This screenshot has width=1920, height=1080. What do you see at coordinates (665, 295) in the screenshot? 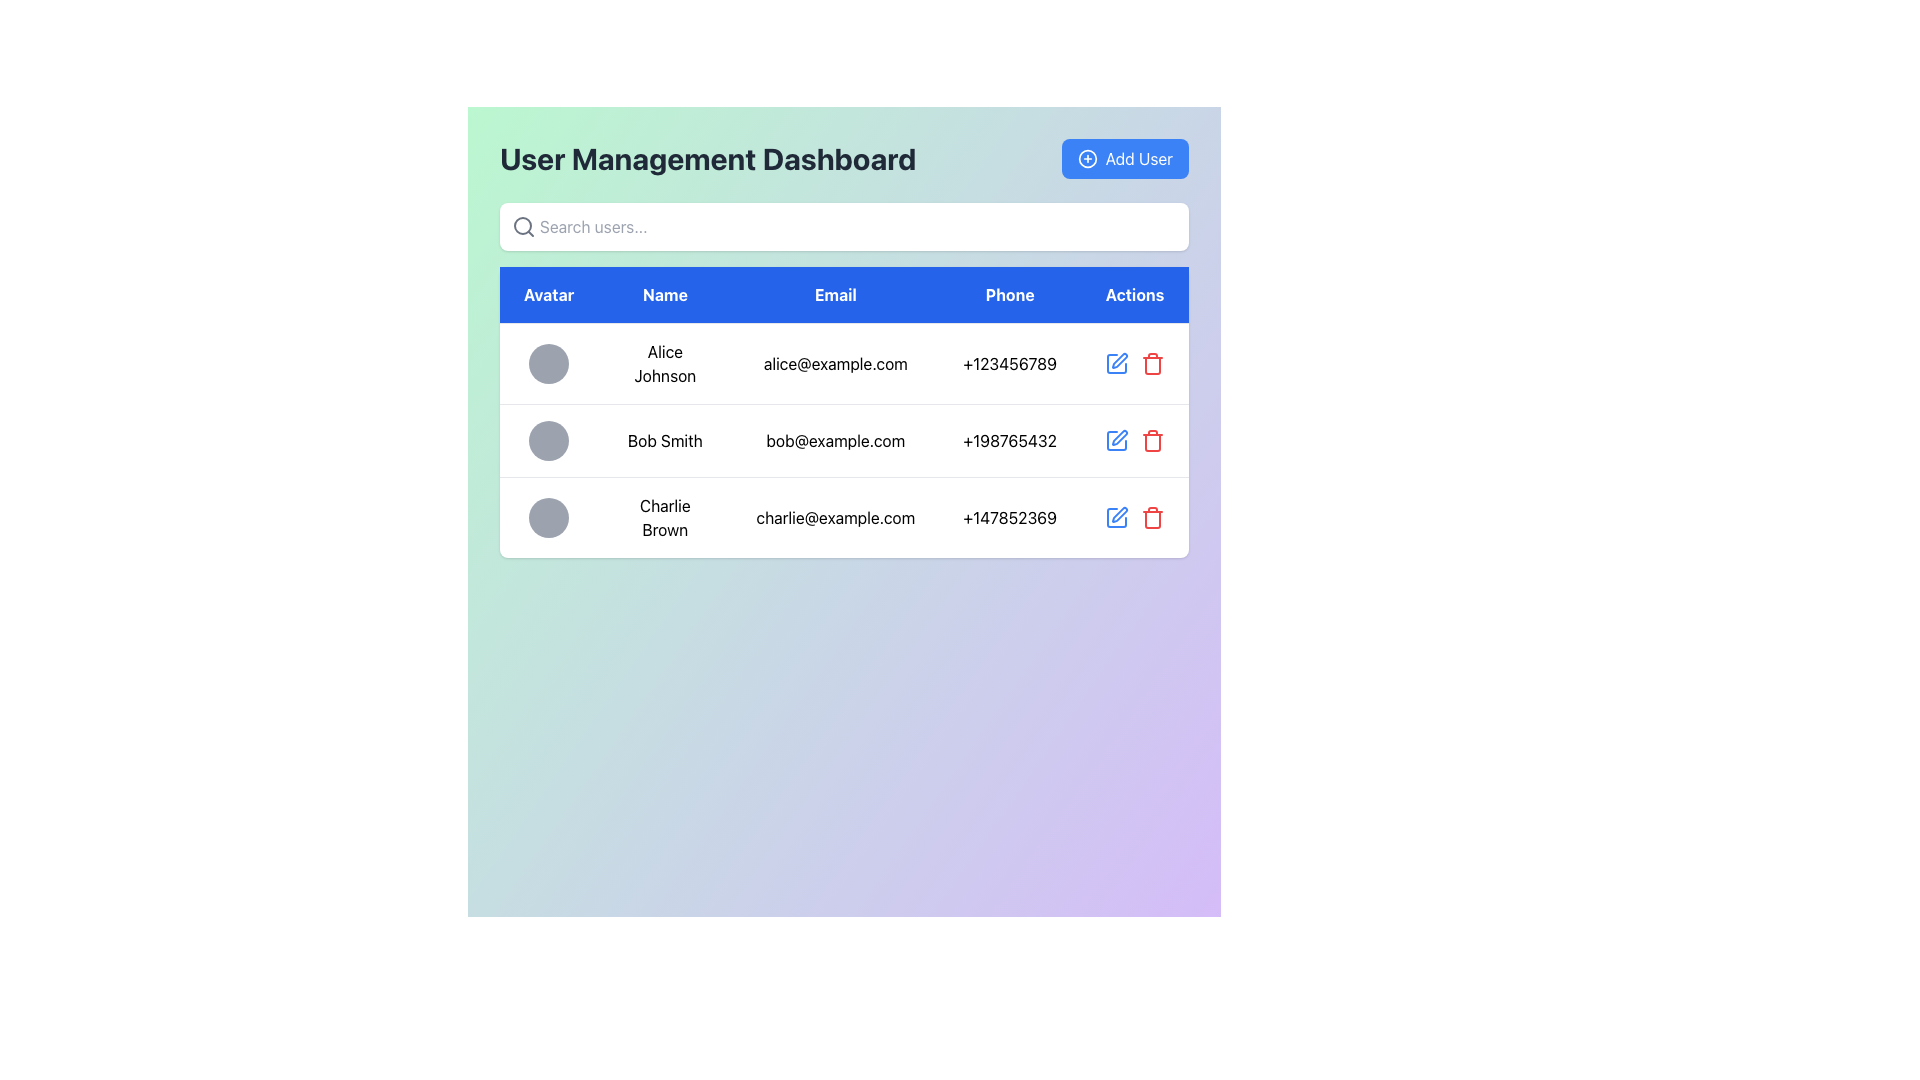
I see `the header labeled 'Name', which is the second column in the header row with a blue background and white text` at bounding box center [665, 295].